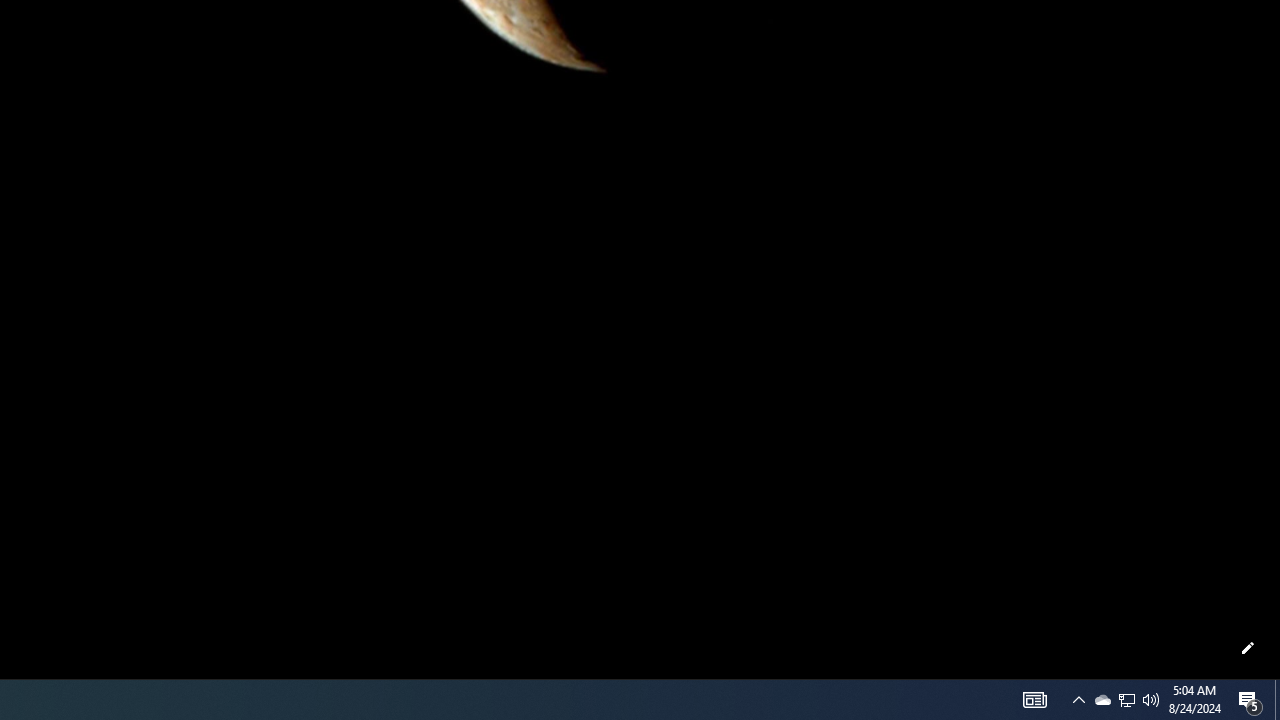 Image resolution: width=1280 pixels, height=720 pixels. I want to click on 'Customize this page', so click(1247, 648).